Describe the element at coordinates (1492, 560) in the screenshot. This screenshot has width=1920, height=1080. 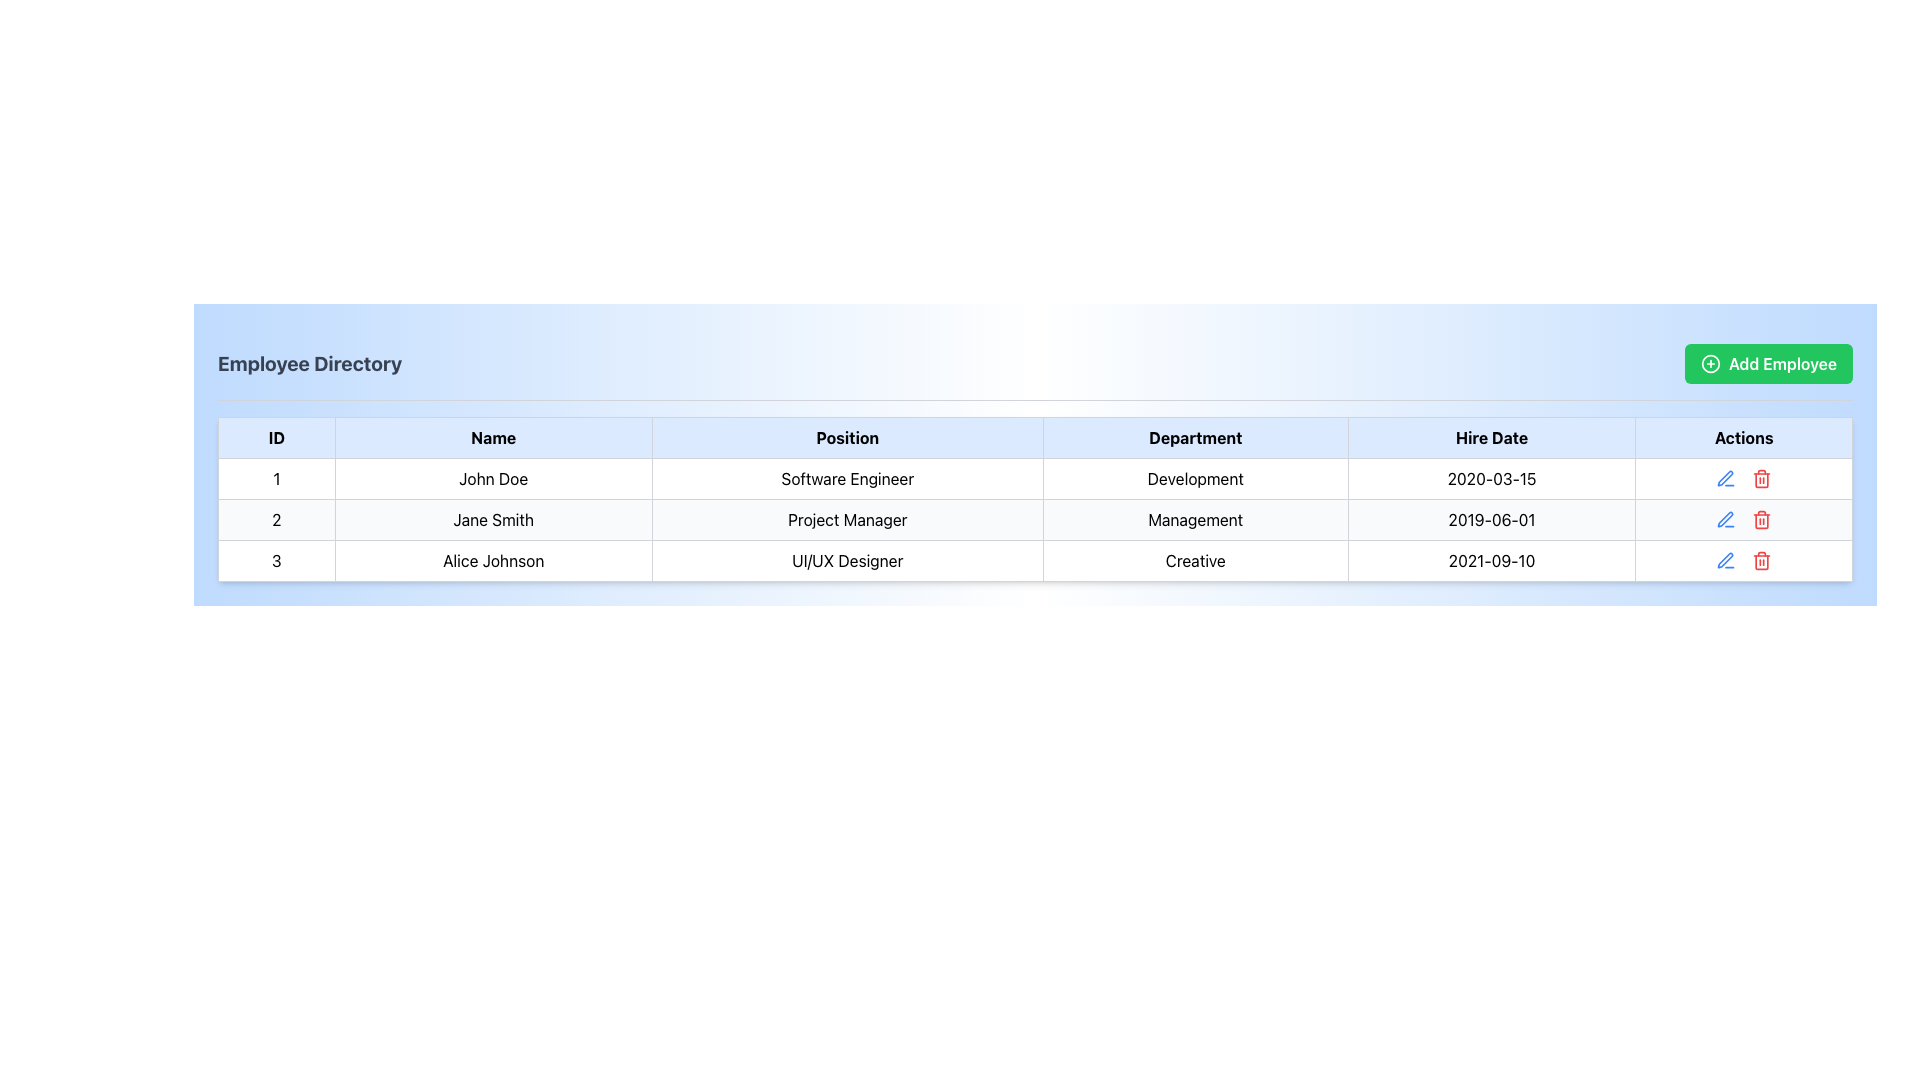
I see `the text display field that shows the hiring date of employee 'Alice Johnson', located in the last column of the third row under the 'Hire Date' header` at that location.